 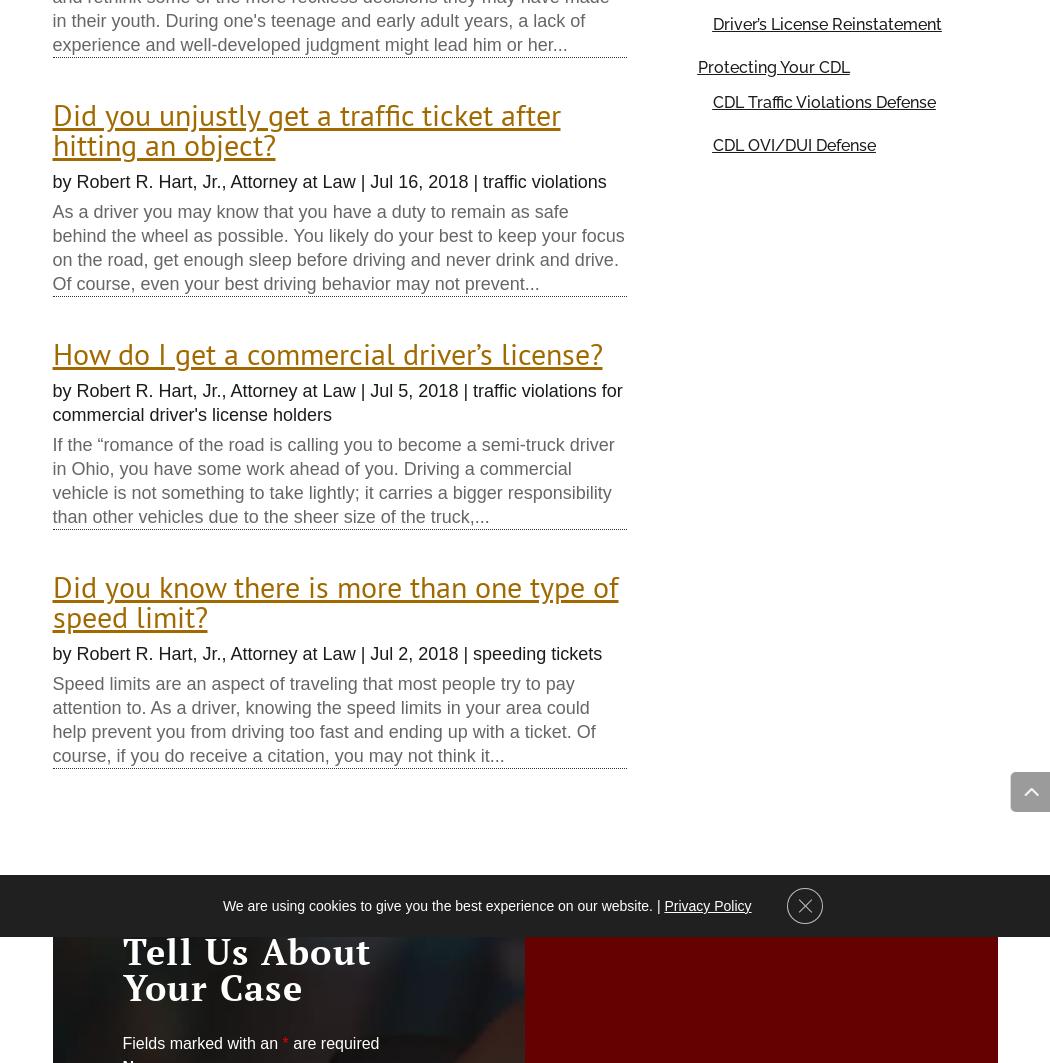 I want to click on 'How do I get a commercial driver’s license?', so click(x=326, y=352).